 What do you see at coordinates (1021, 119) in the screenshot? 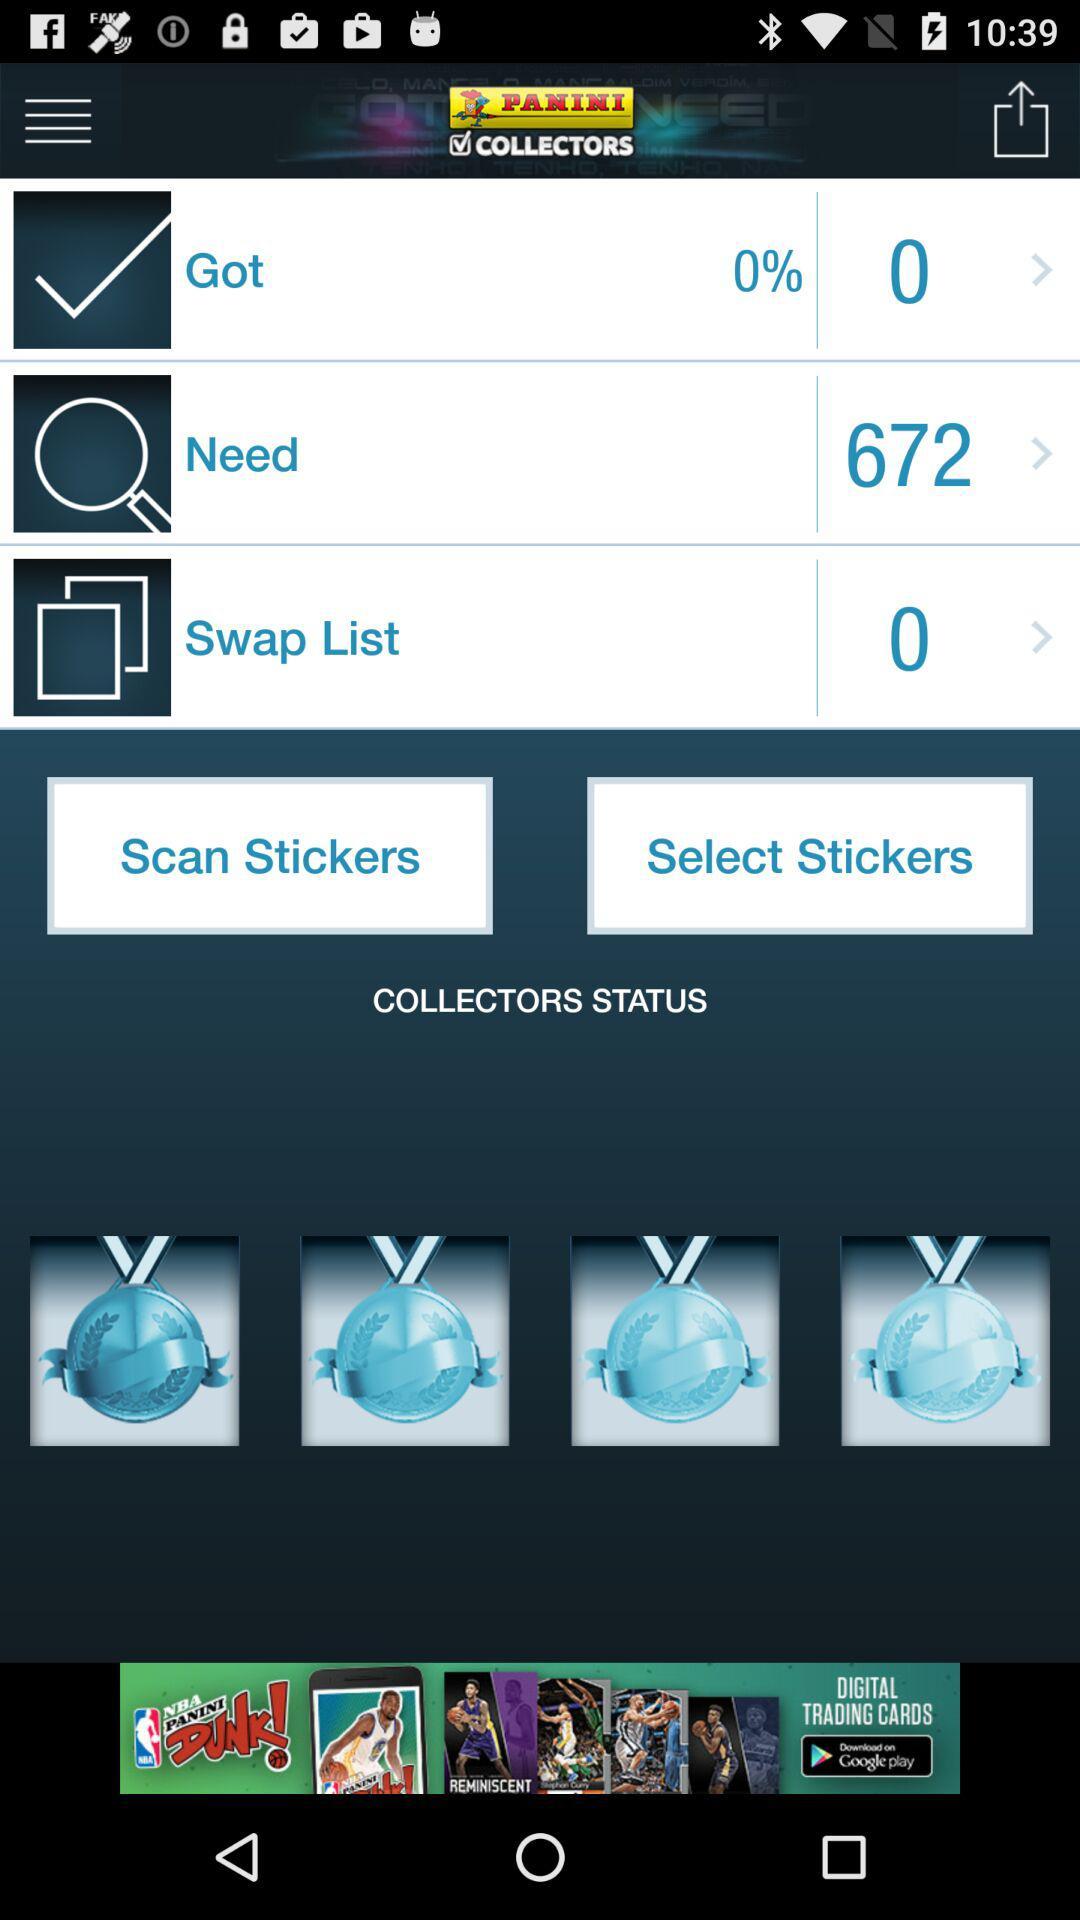
I see `the item above the 0 icon` at bounding box center [1021, 119].